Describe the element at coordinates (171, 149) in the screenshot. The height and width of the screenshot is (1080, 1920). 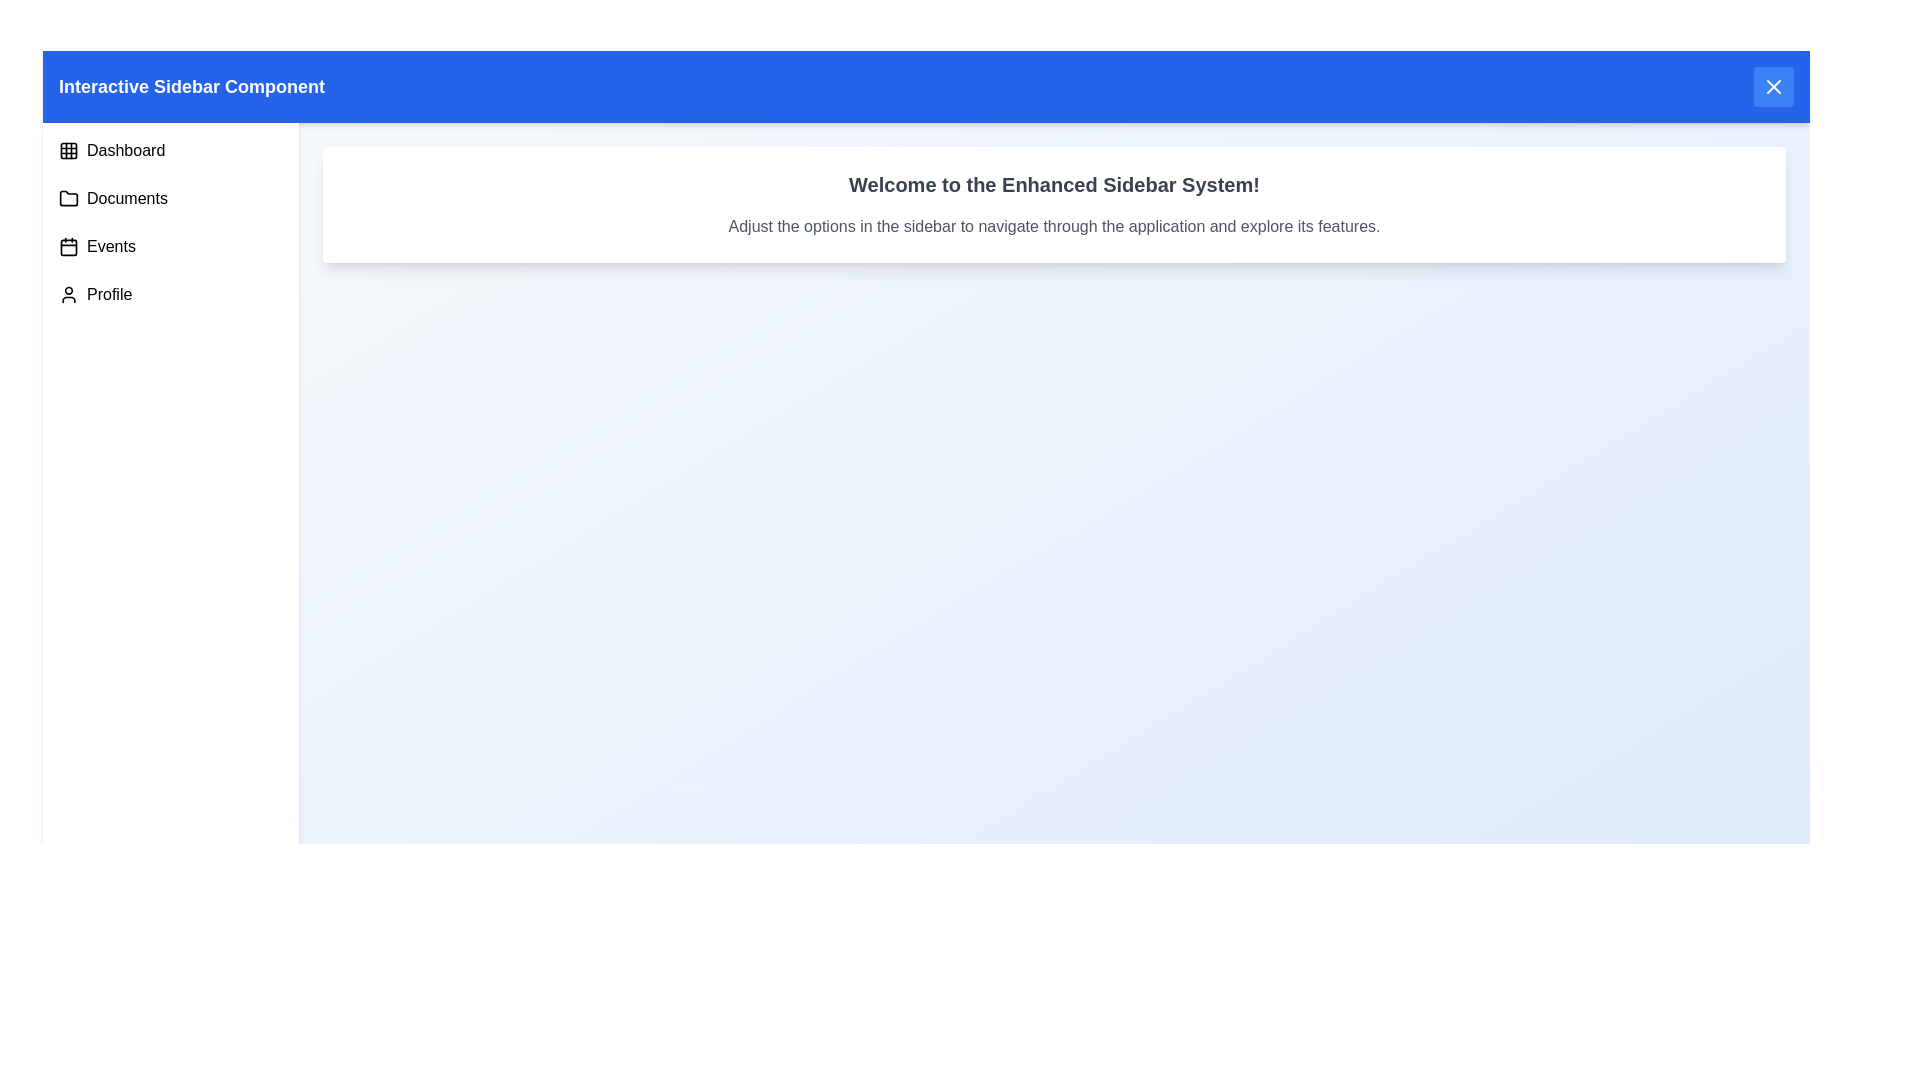
I see `the 'Dashboard' menu item in the vertical sidebar` at that location.